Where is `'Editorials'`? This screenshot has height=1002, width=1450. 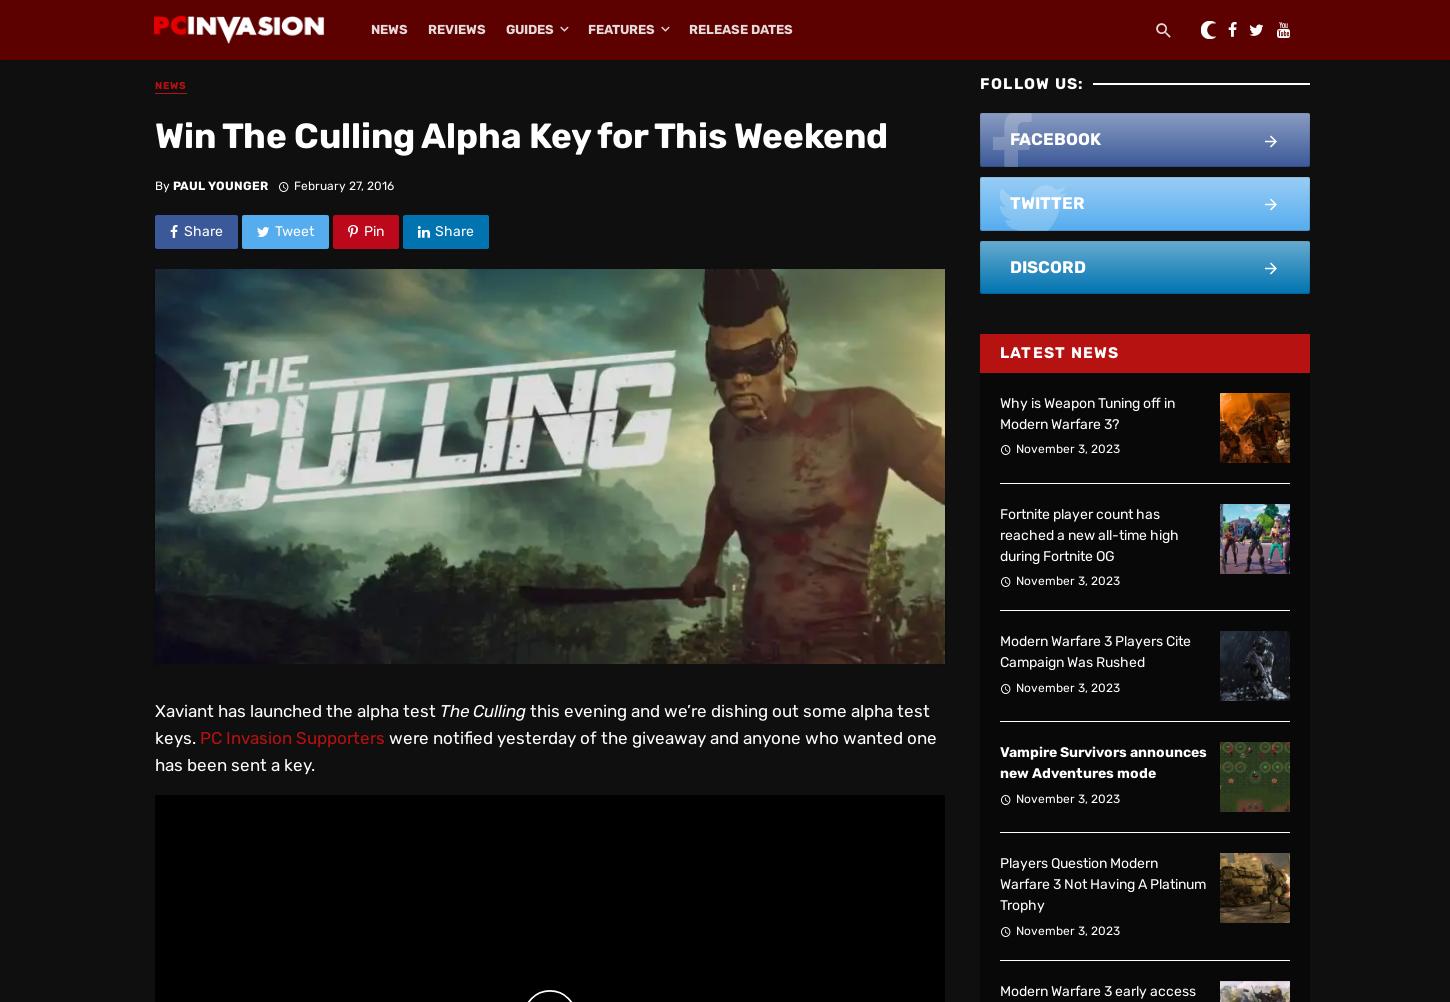
'Editorials' is located at coordinates (622, 82).